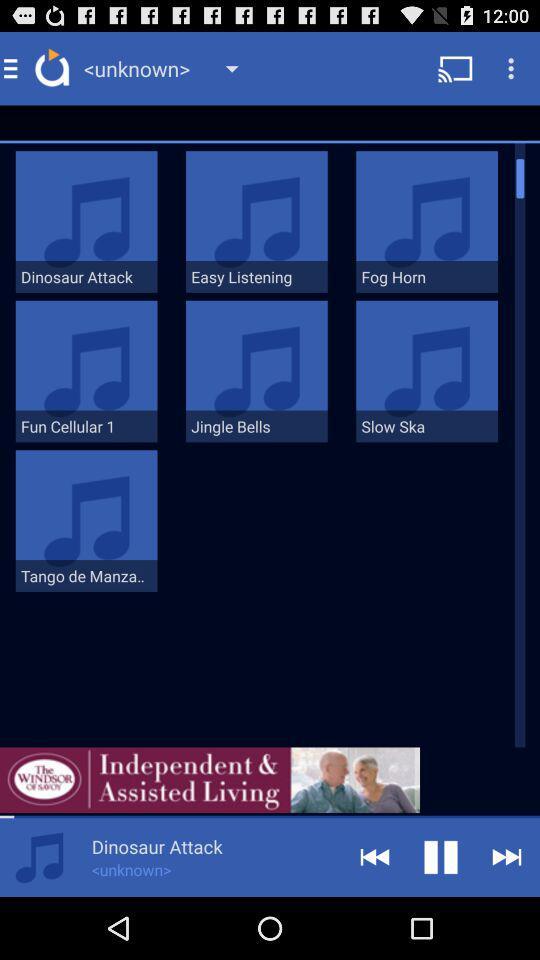 This screenshot has height=960, width=540. Describe the element at coordinates (39, 856) in the screenshot. I see `music option` at that location.